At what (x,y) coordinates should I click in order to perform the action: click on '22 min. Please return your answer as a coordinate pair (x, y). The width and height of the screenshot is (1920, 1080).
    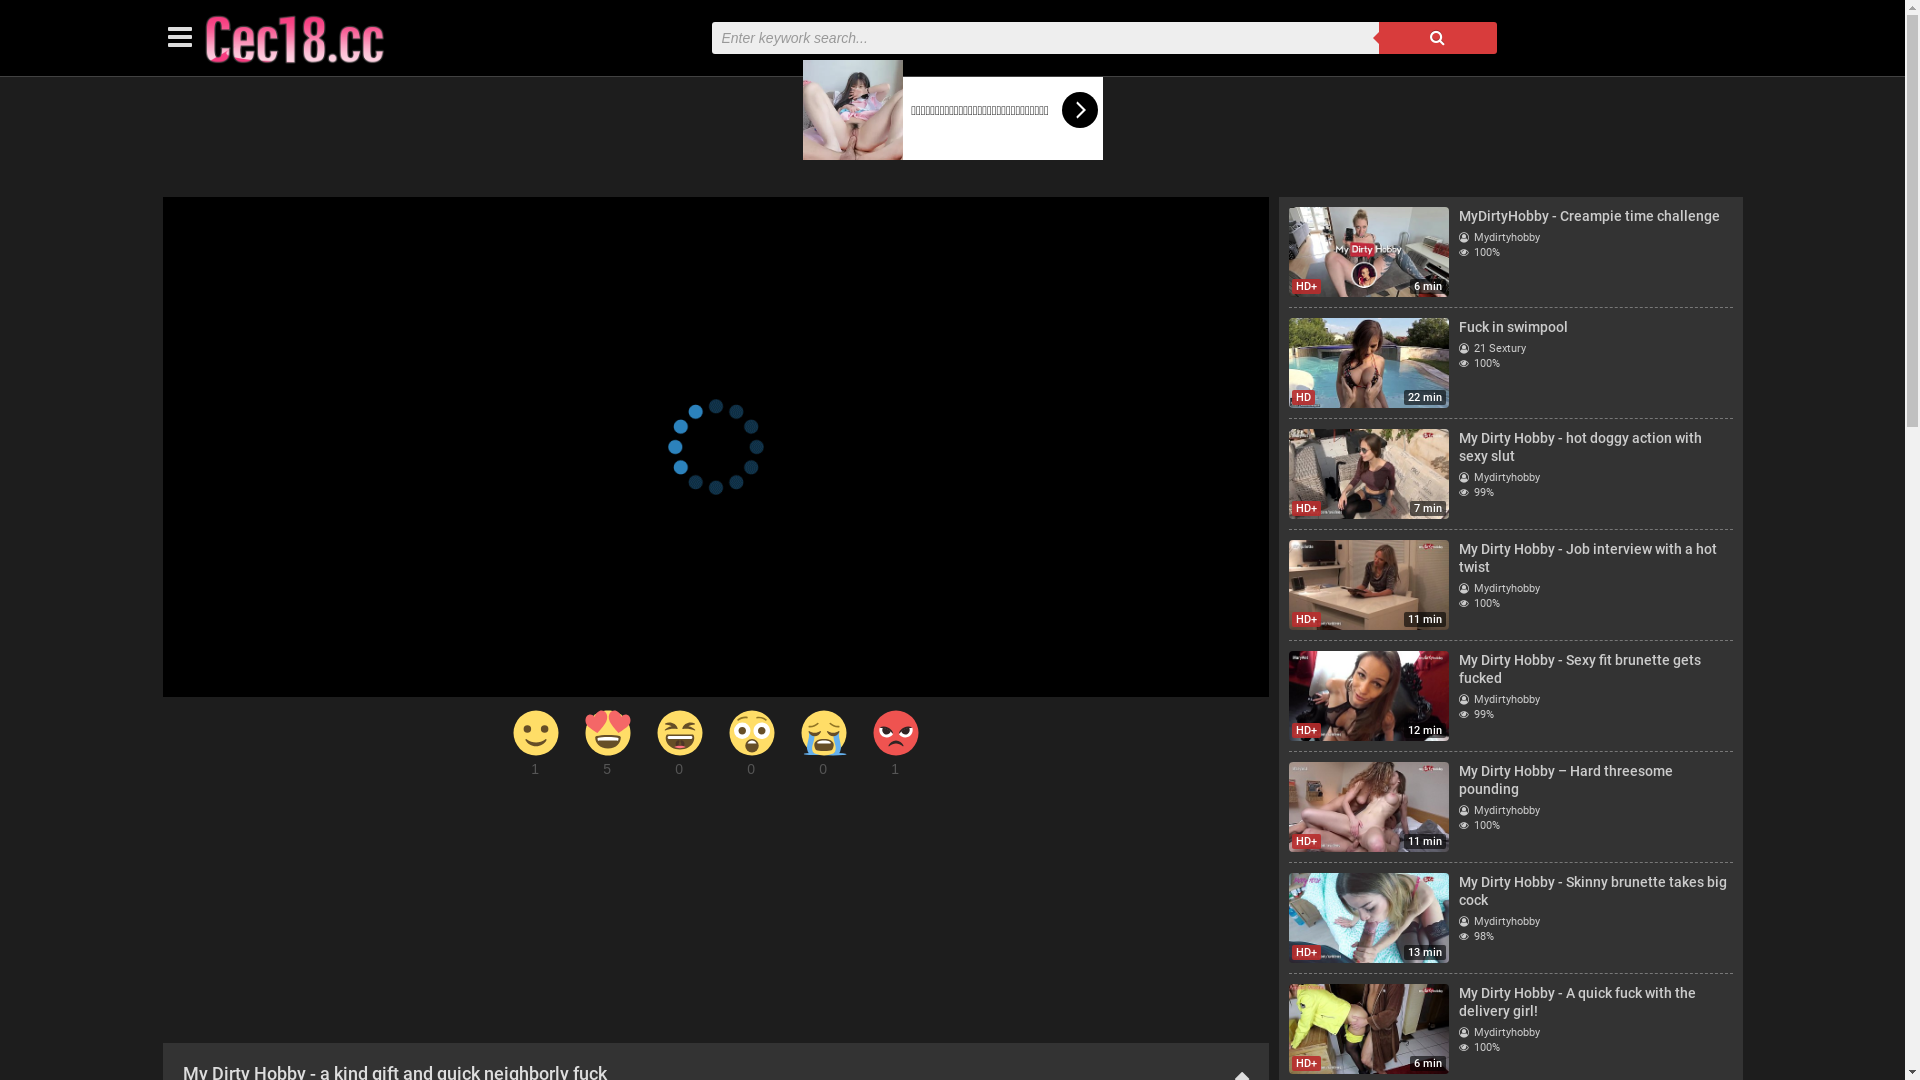
    Looking at the image, I should click on (1510, 362).